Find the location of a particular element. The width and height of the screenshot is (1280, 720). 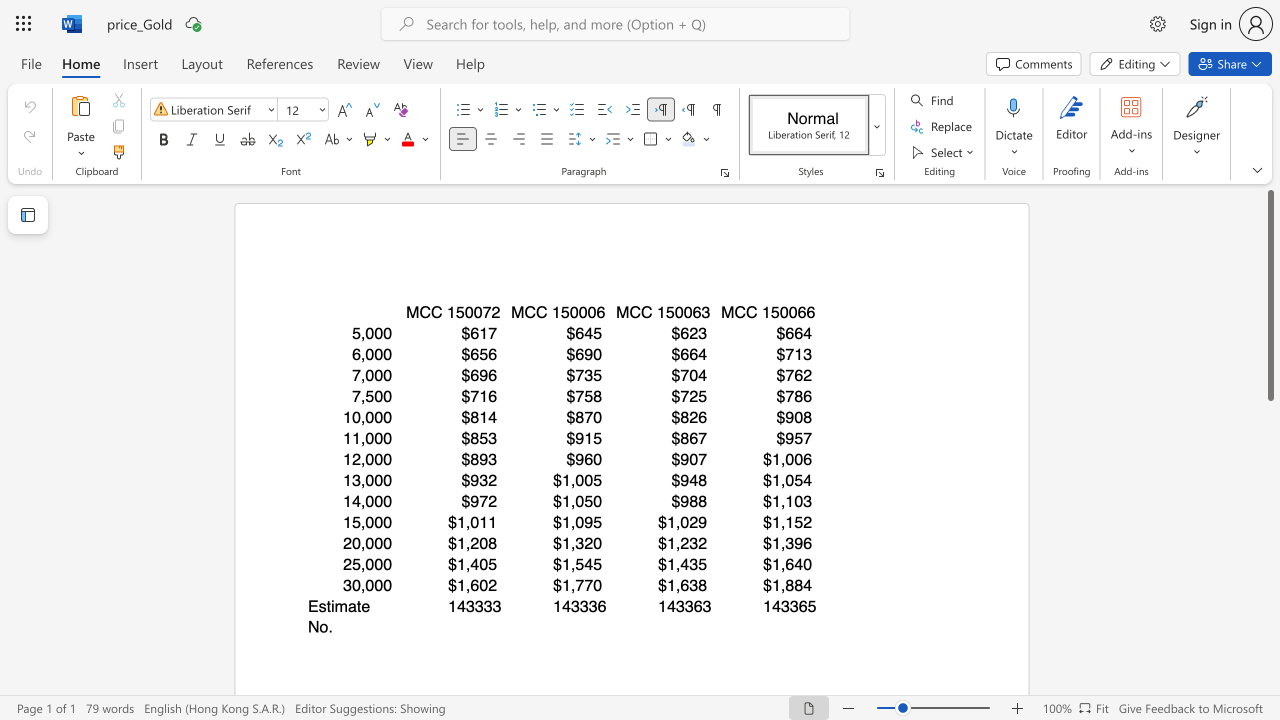

the scrollbar to move the view down is located at coordinates (1269, 518).